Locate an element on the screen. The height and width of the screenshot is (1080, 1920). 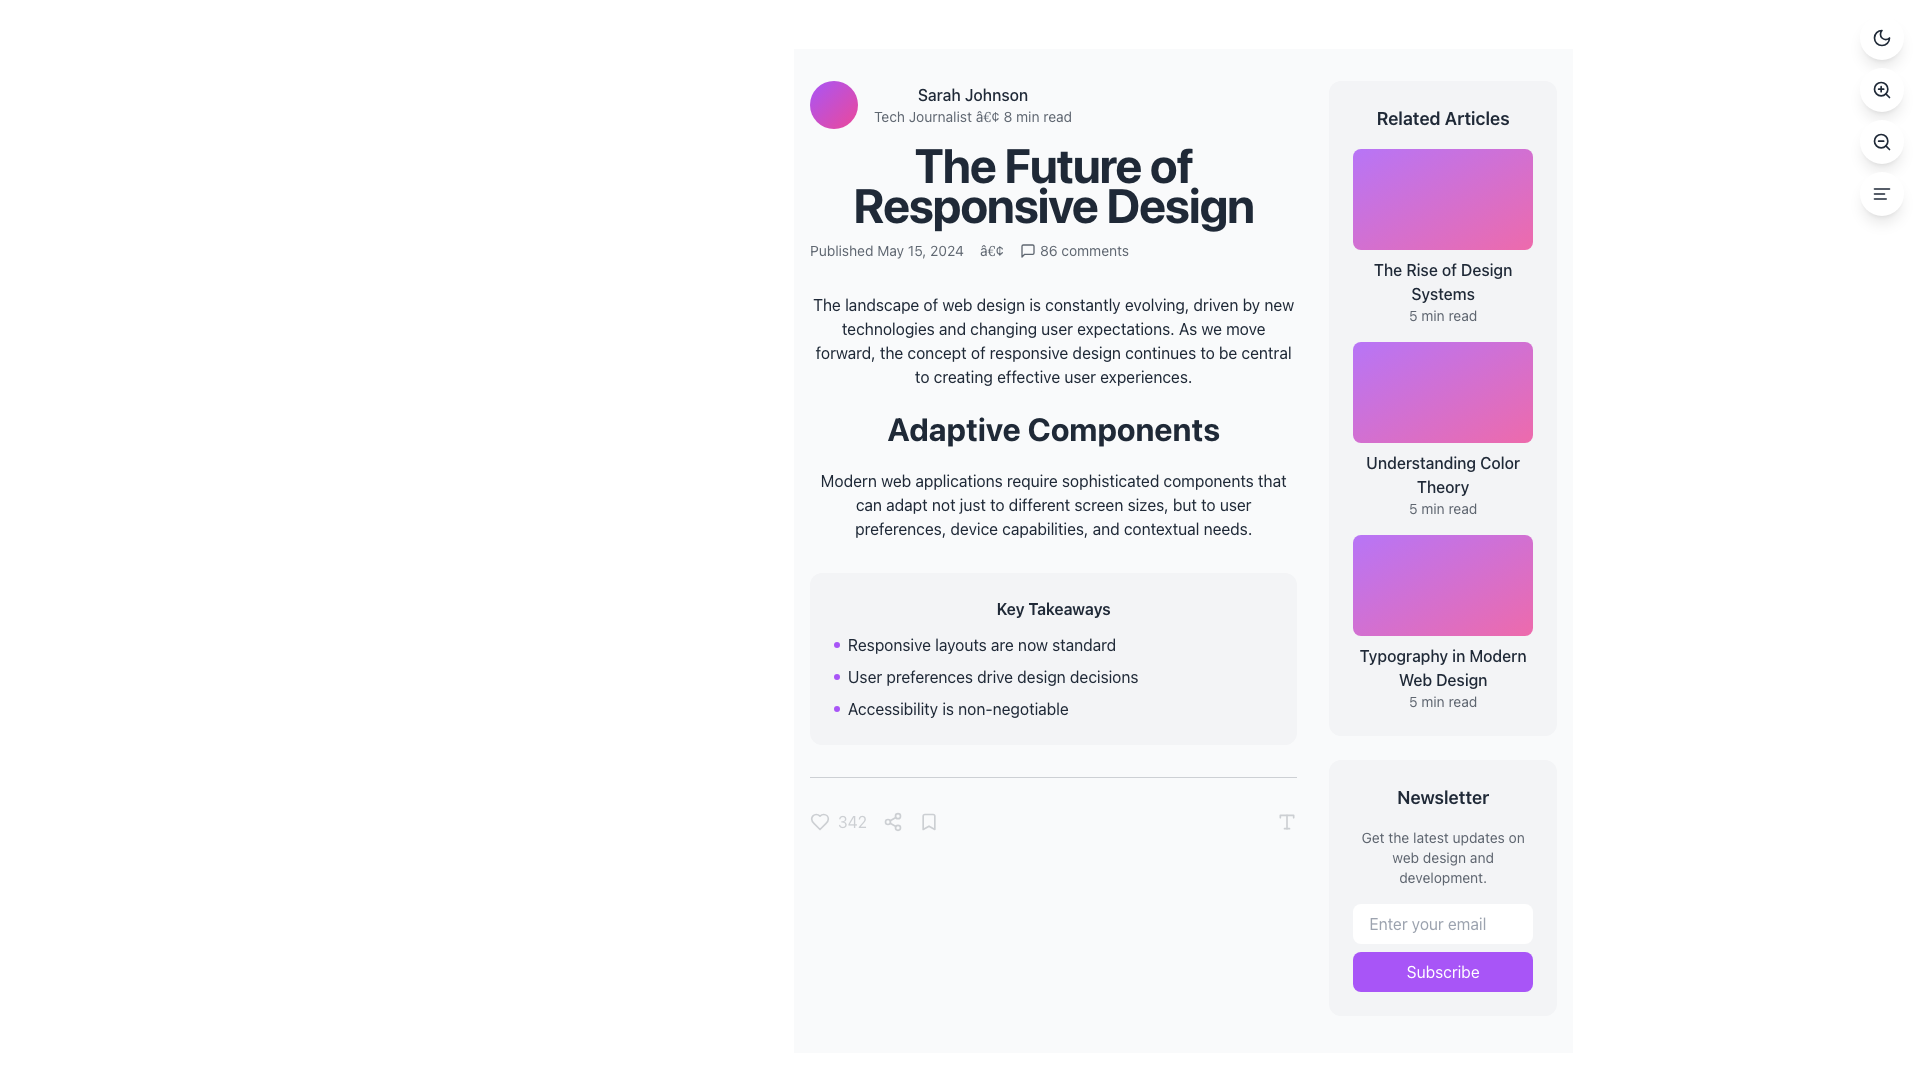
the textual separator bullet dot located between the publication date 'Published May 15, 2024' and the number of comments '86 comments' is located at coordinates (992, 249).